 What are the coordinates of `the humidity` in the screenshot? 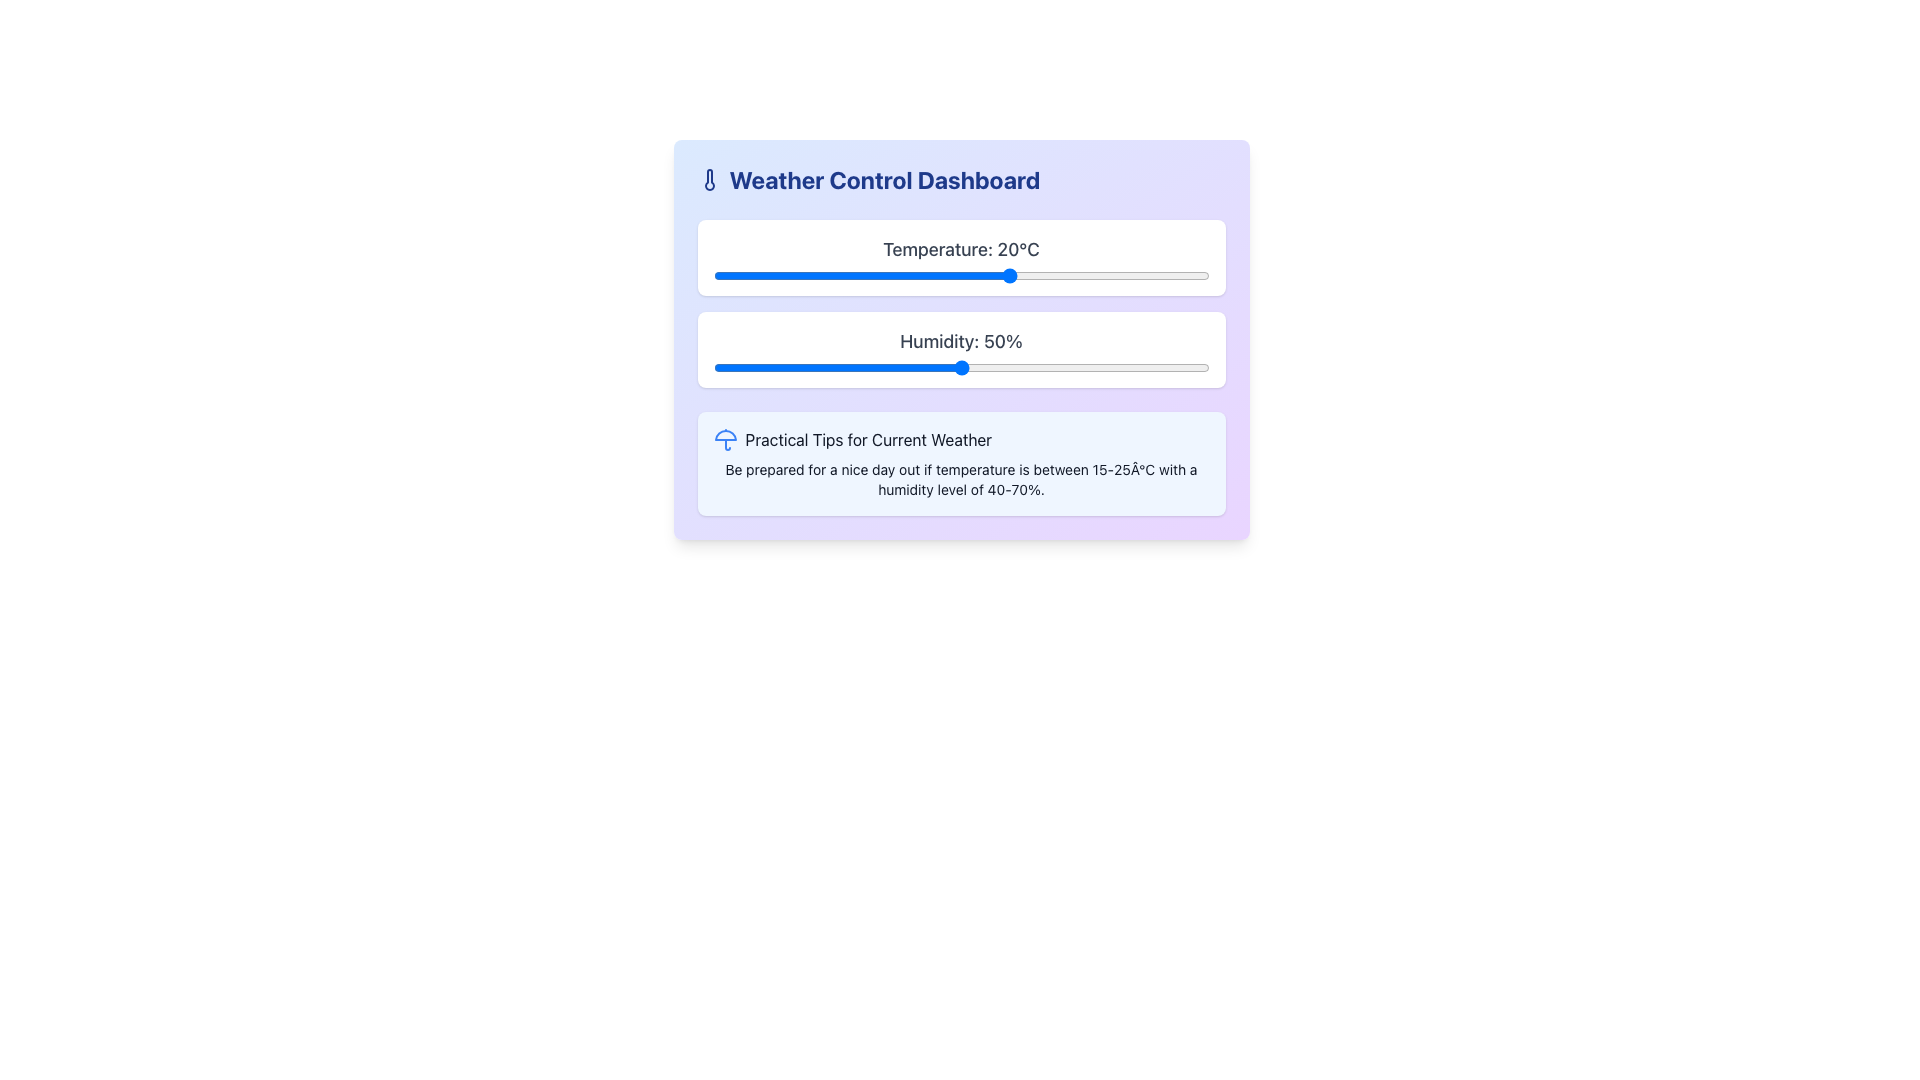 It's located at (1074, 367).